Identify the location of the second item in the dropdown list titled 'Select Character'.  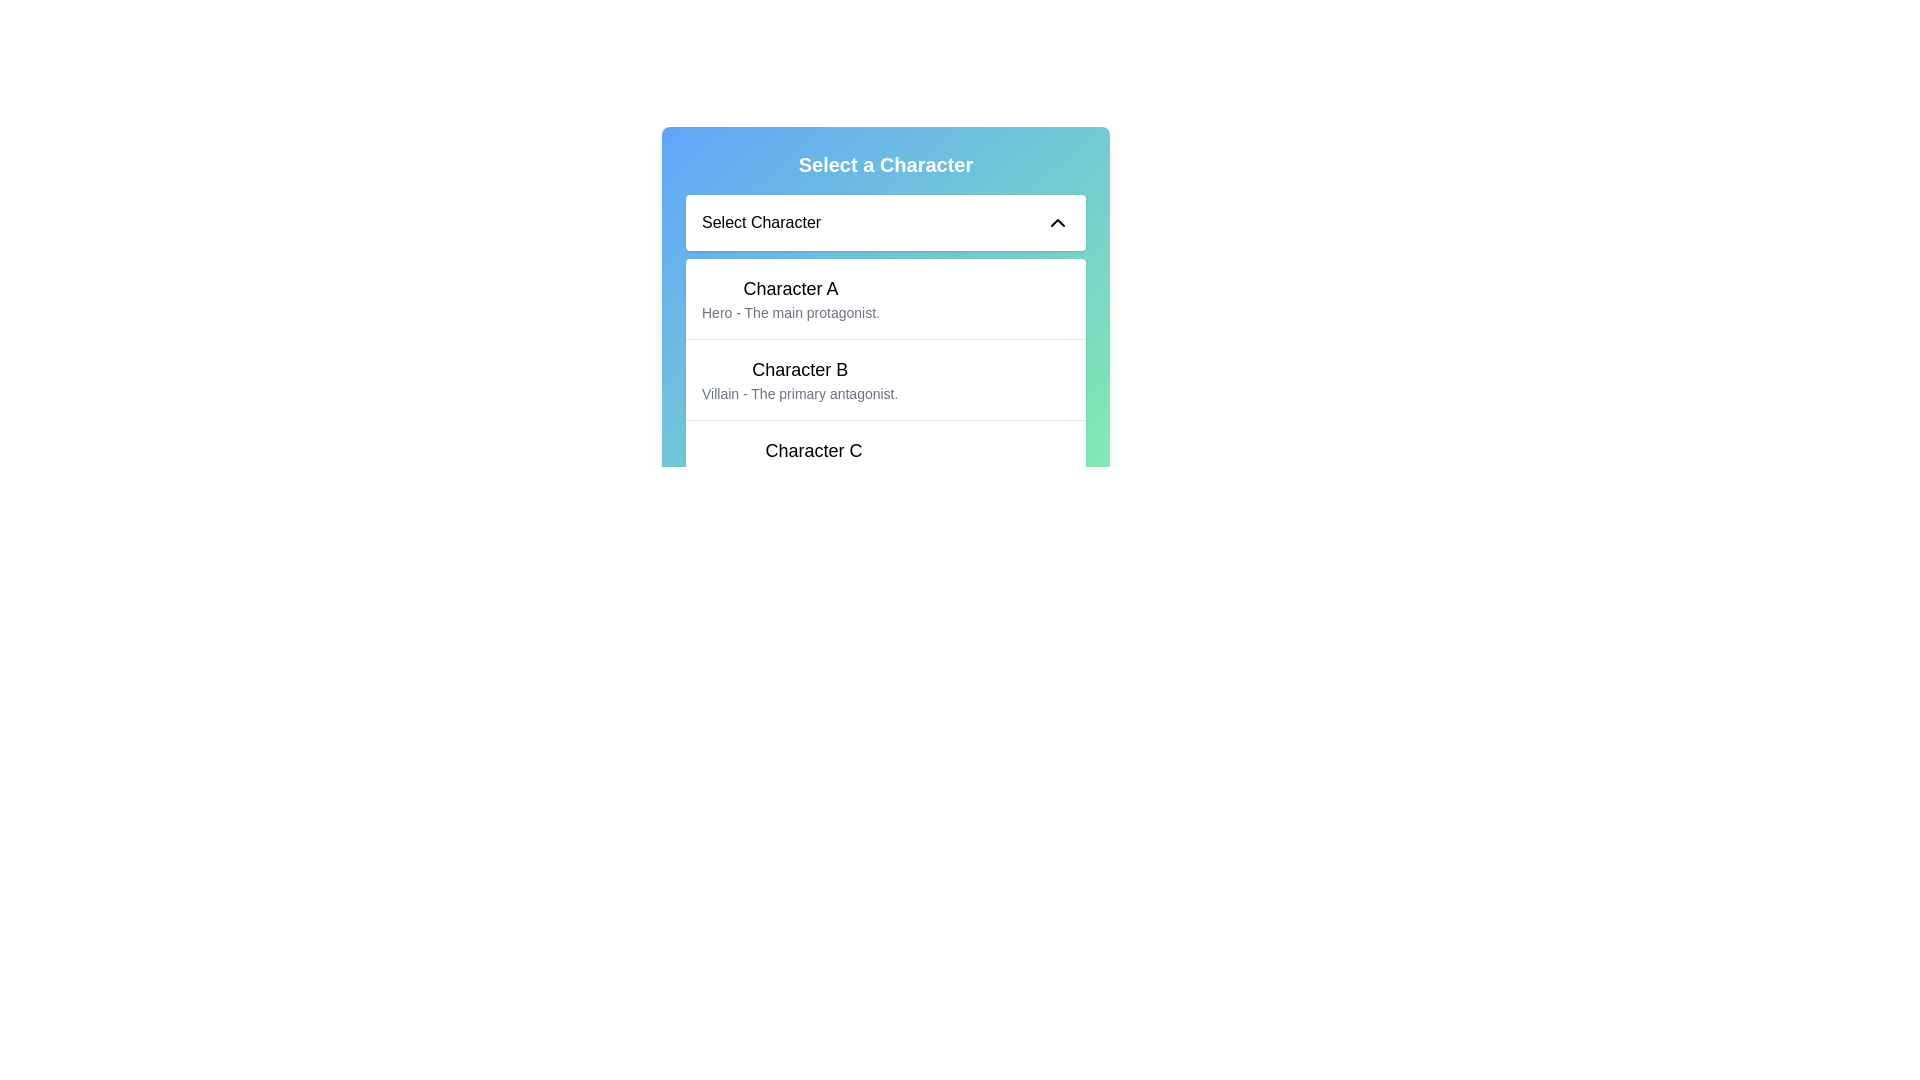
(885, 380).